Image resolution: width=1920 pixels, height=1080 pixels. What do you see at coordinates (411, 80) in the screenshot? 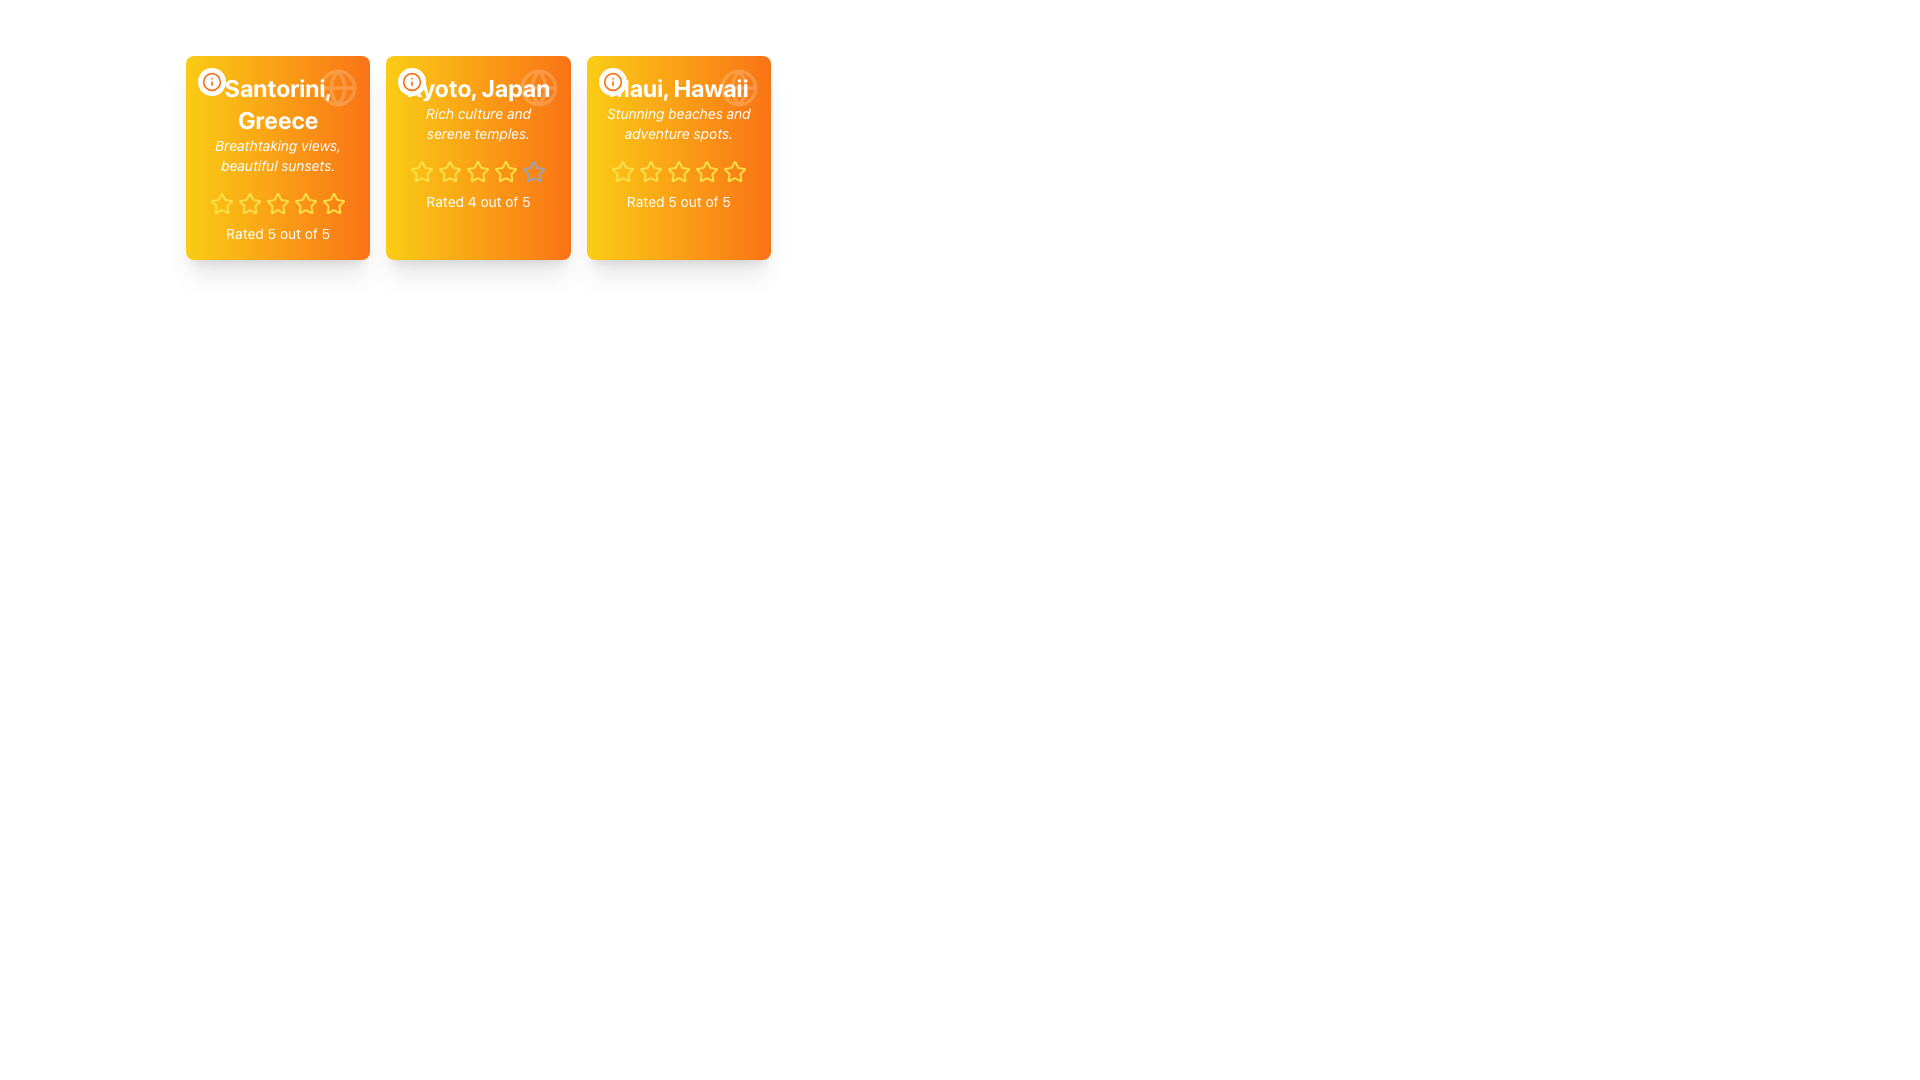
I see `the circular Information Icon with an 'i' symbol, which has a white outline and orange background, located at the top-left corner of the card labeled 'Kyoto, Japan'` at bounding box center [411, 80].